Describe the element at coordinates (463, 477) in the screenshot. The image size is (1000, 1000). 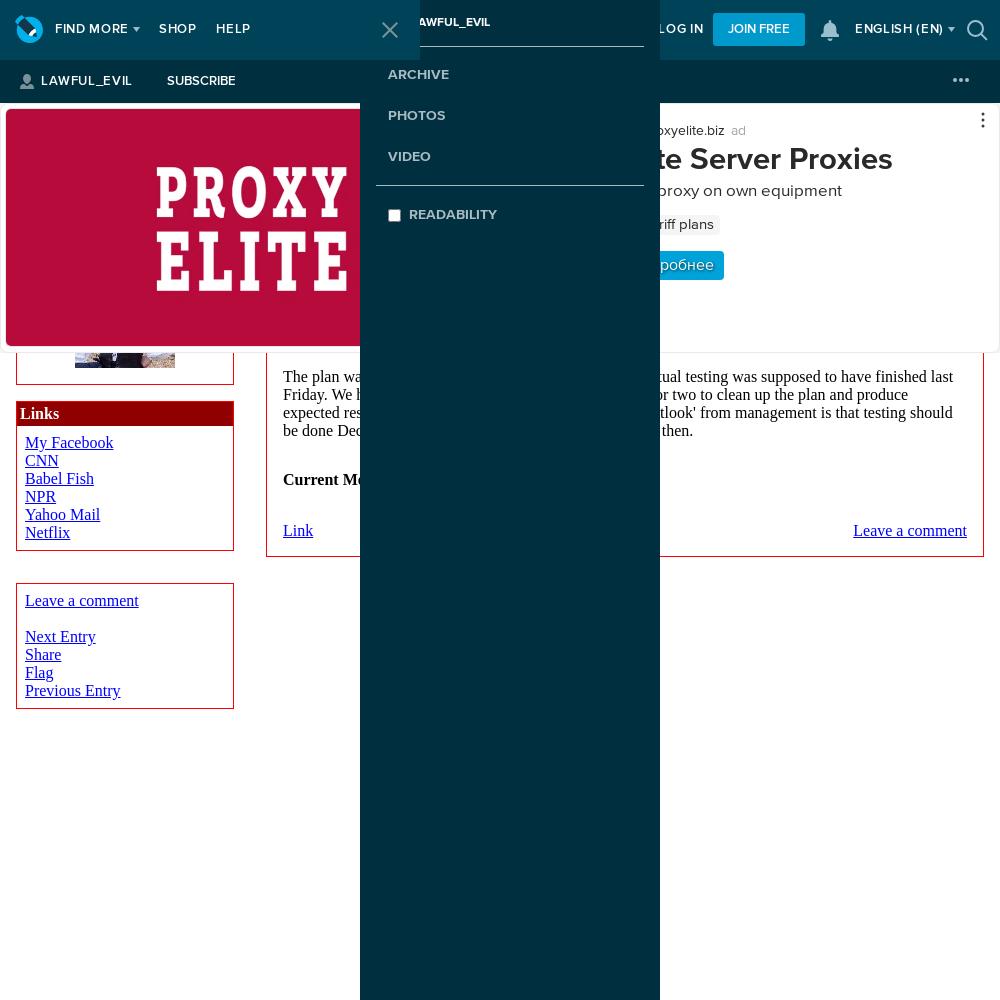
I see `'aggravated'` at that location.